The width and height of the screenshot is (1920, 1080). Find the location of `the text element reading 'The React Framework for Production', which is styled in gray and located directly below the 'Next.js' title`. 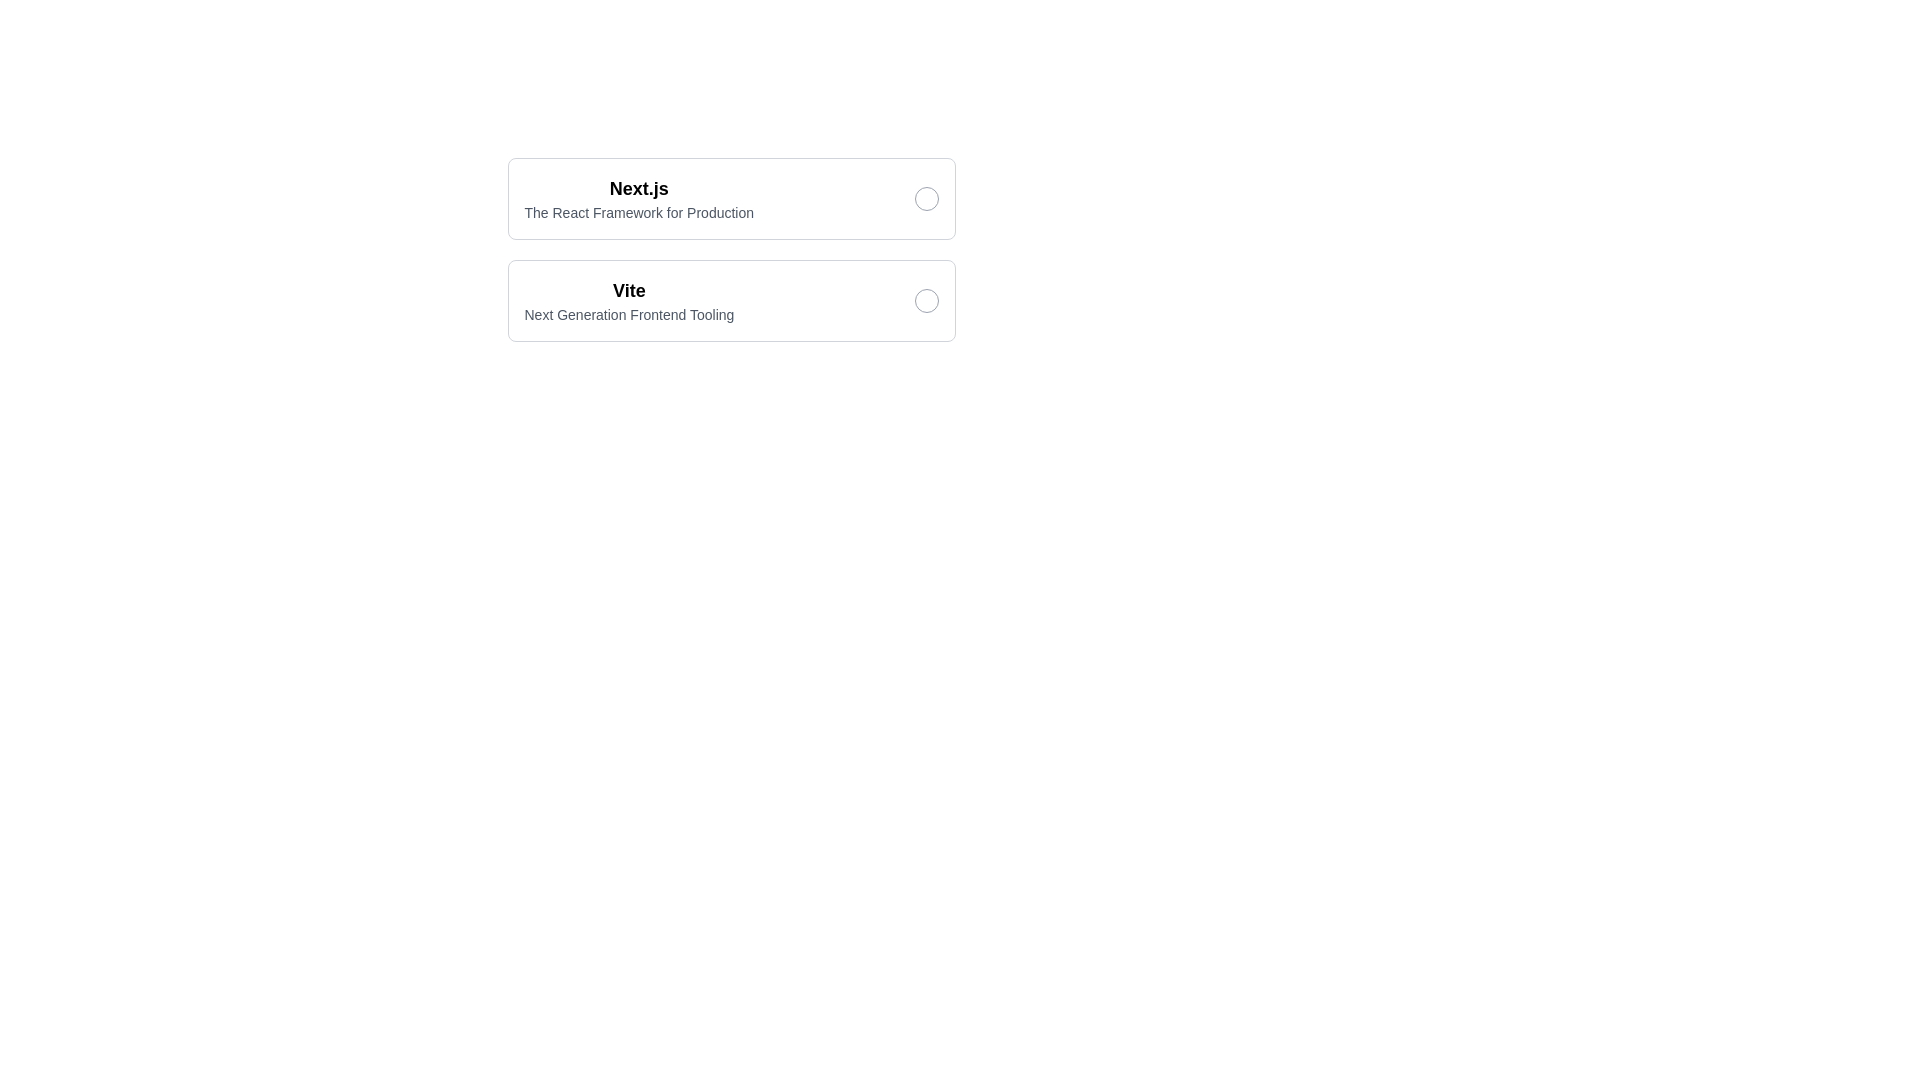

the text element reading 'The React Framework for Production', which is styled in gray and located directly below the 'Next.js' title is located at coordinates (638, 212).